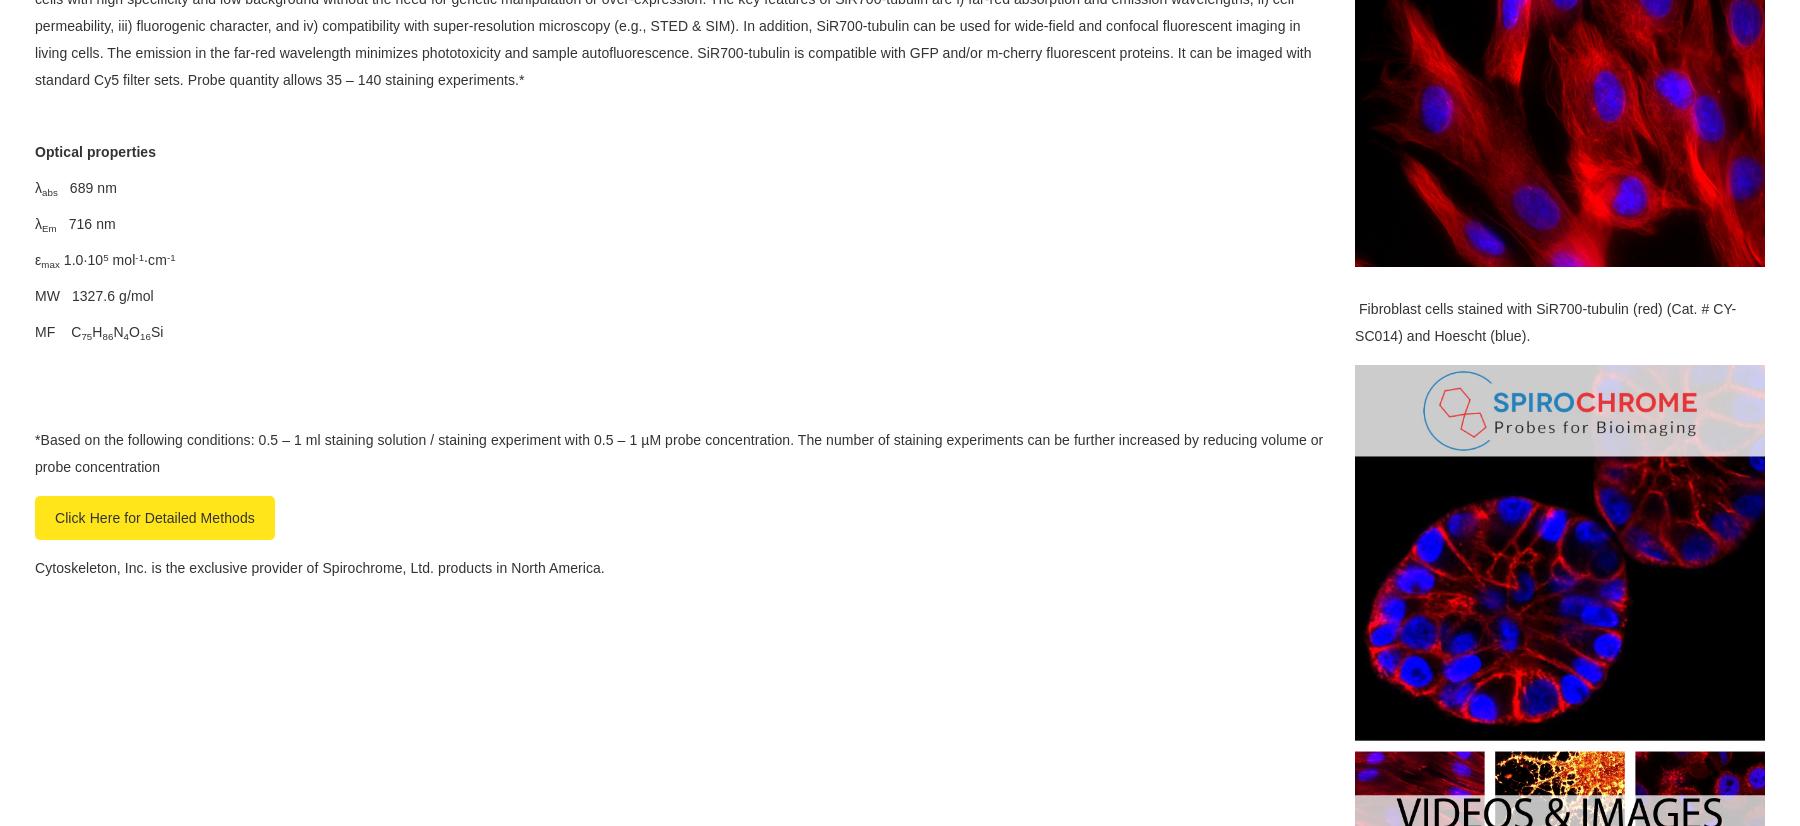 This screenshot has width=1800, height=826. What do you see at coordinates (118, 330) in the screenshot?
I see `'N'` at bounding box center [118, 330].